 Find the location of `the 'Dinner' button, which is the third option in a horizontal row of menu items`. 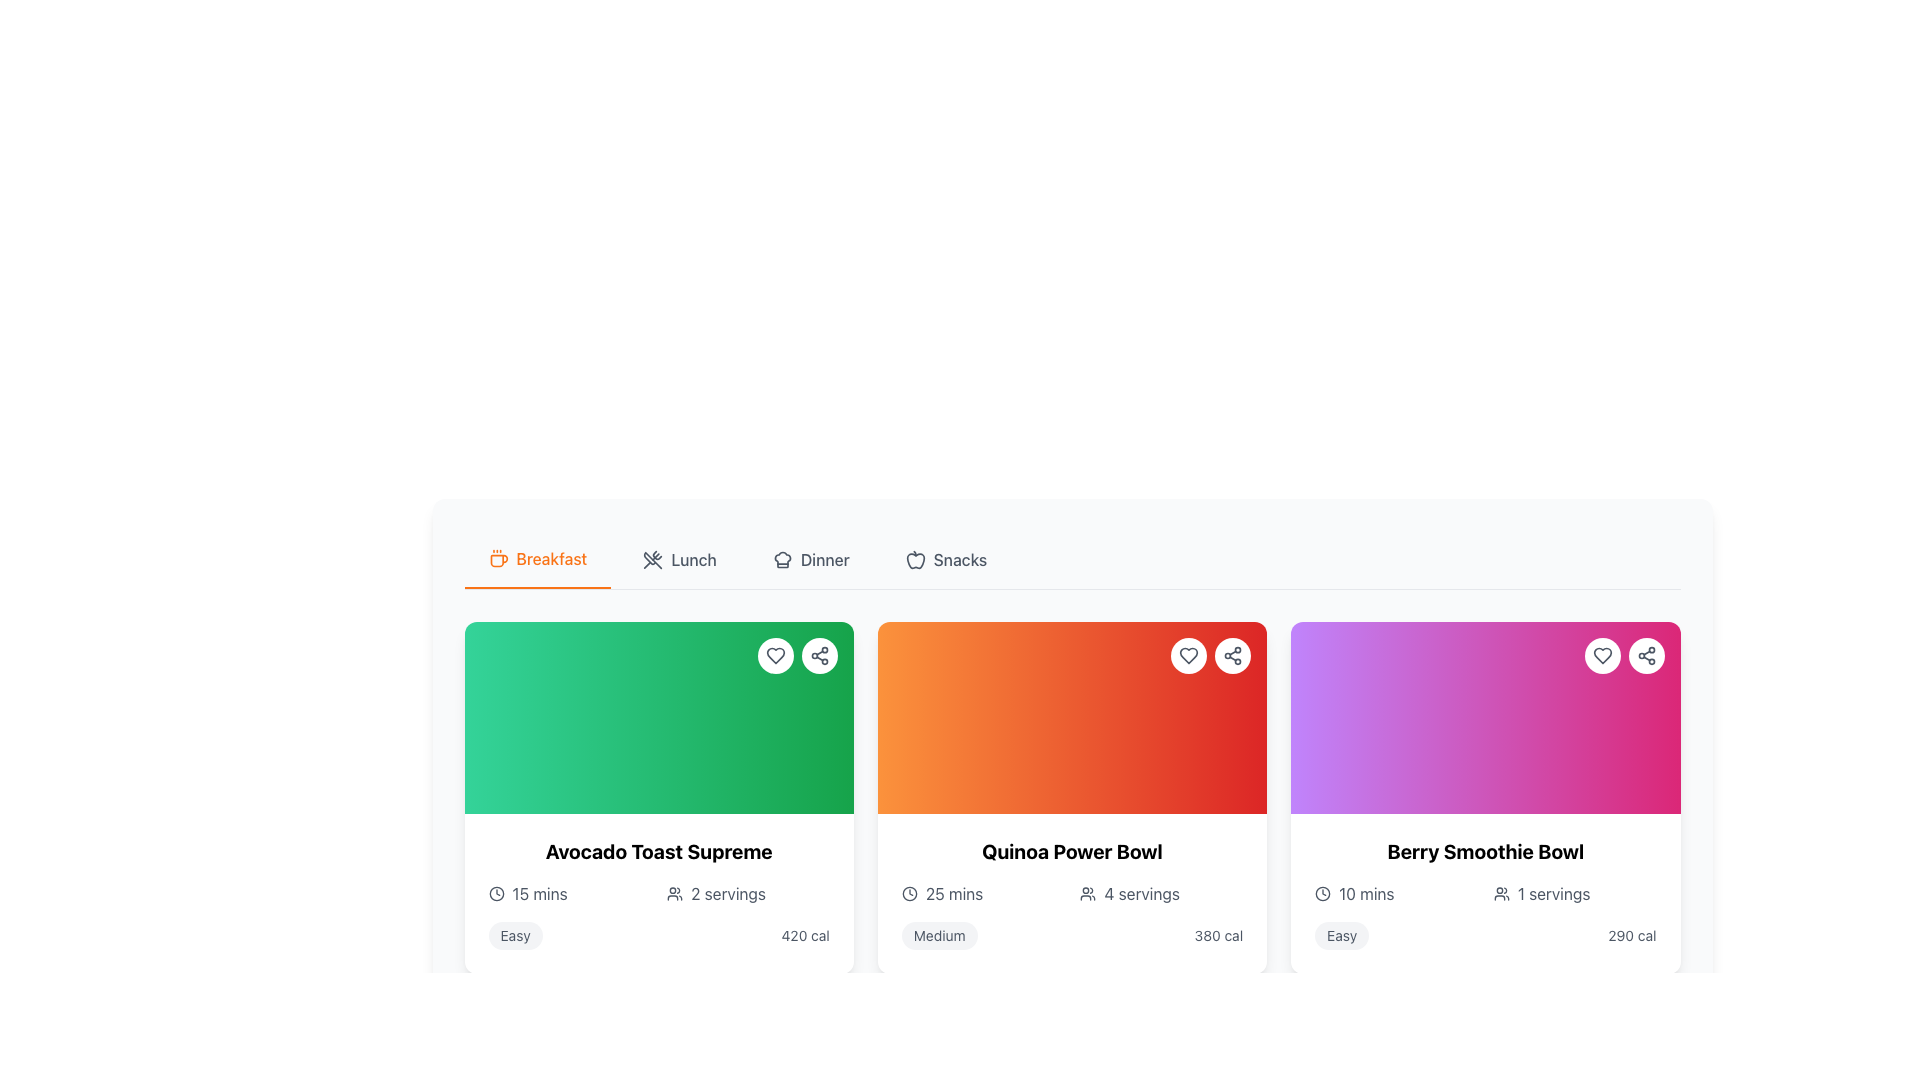

the 'Dinner' button, which is the third option in a horizontal row of menu items is located at coordinates (811, 559).